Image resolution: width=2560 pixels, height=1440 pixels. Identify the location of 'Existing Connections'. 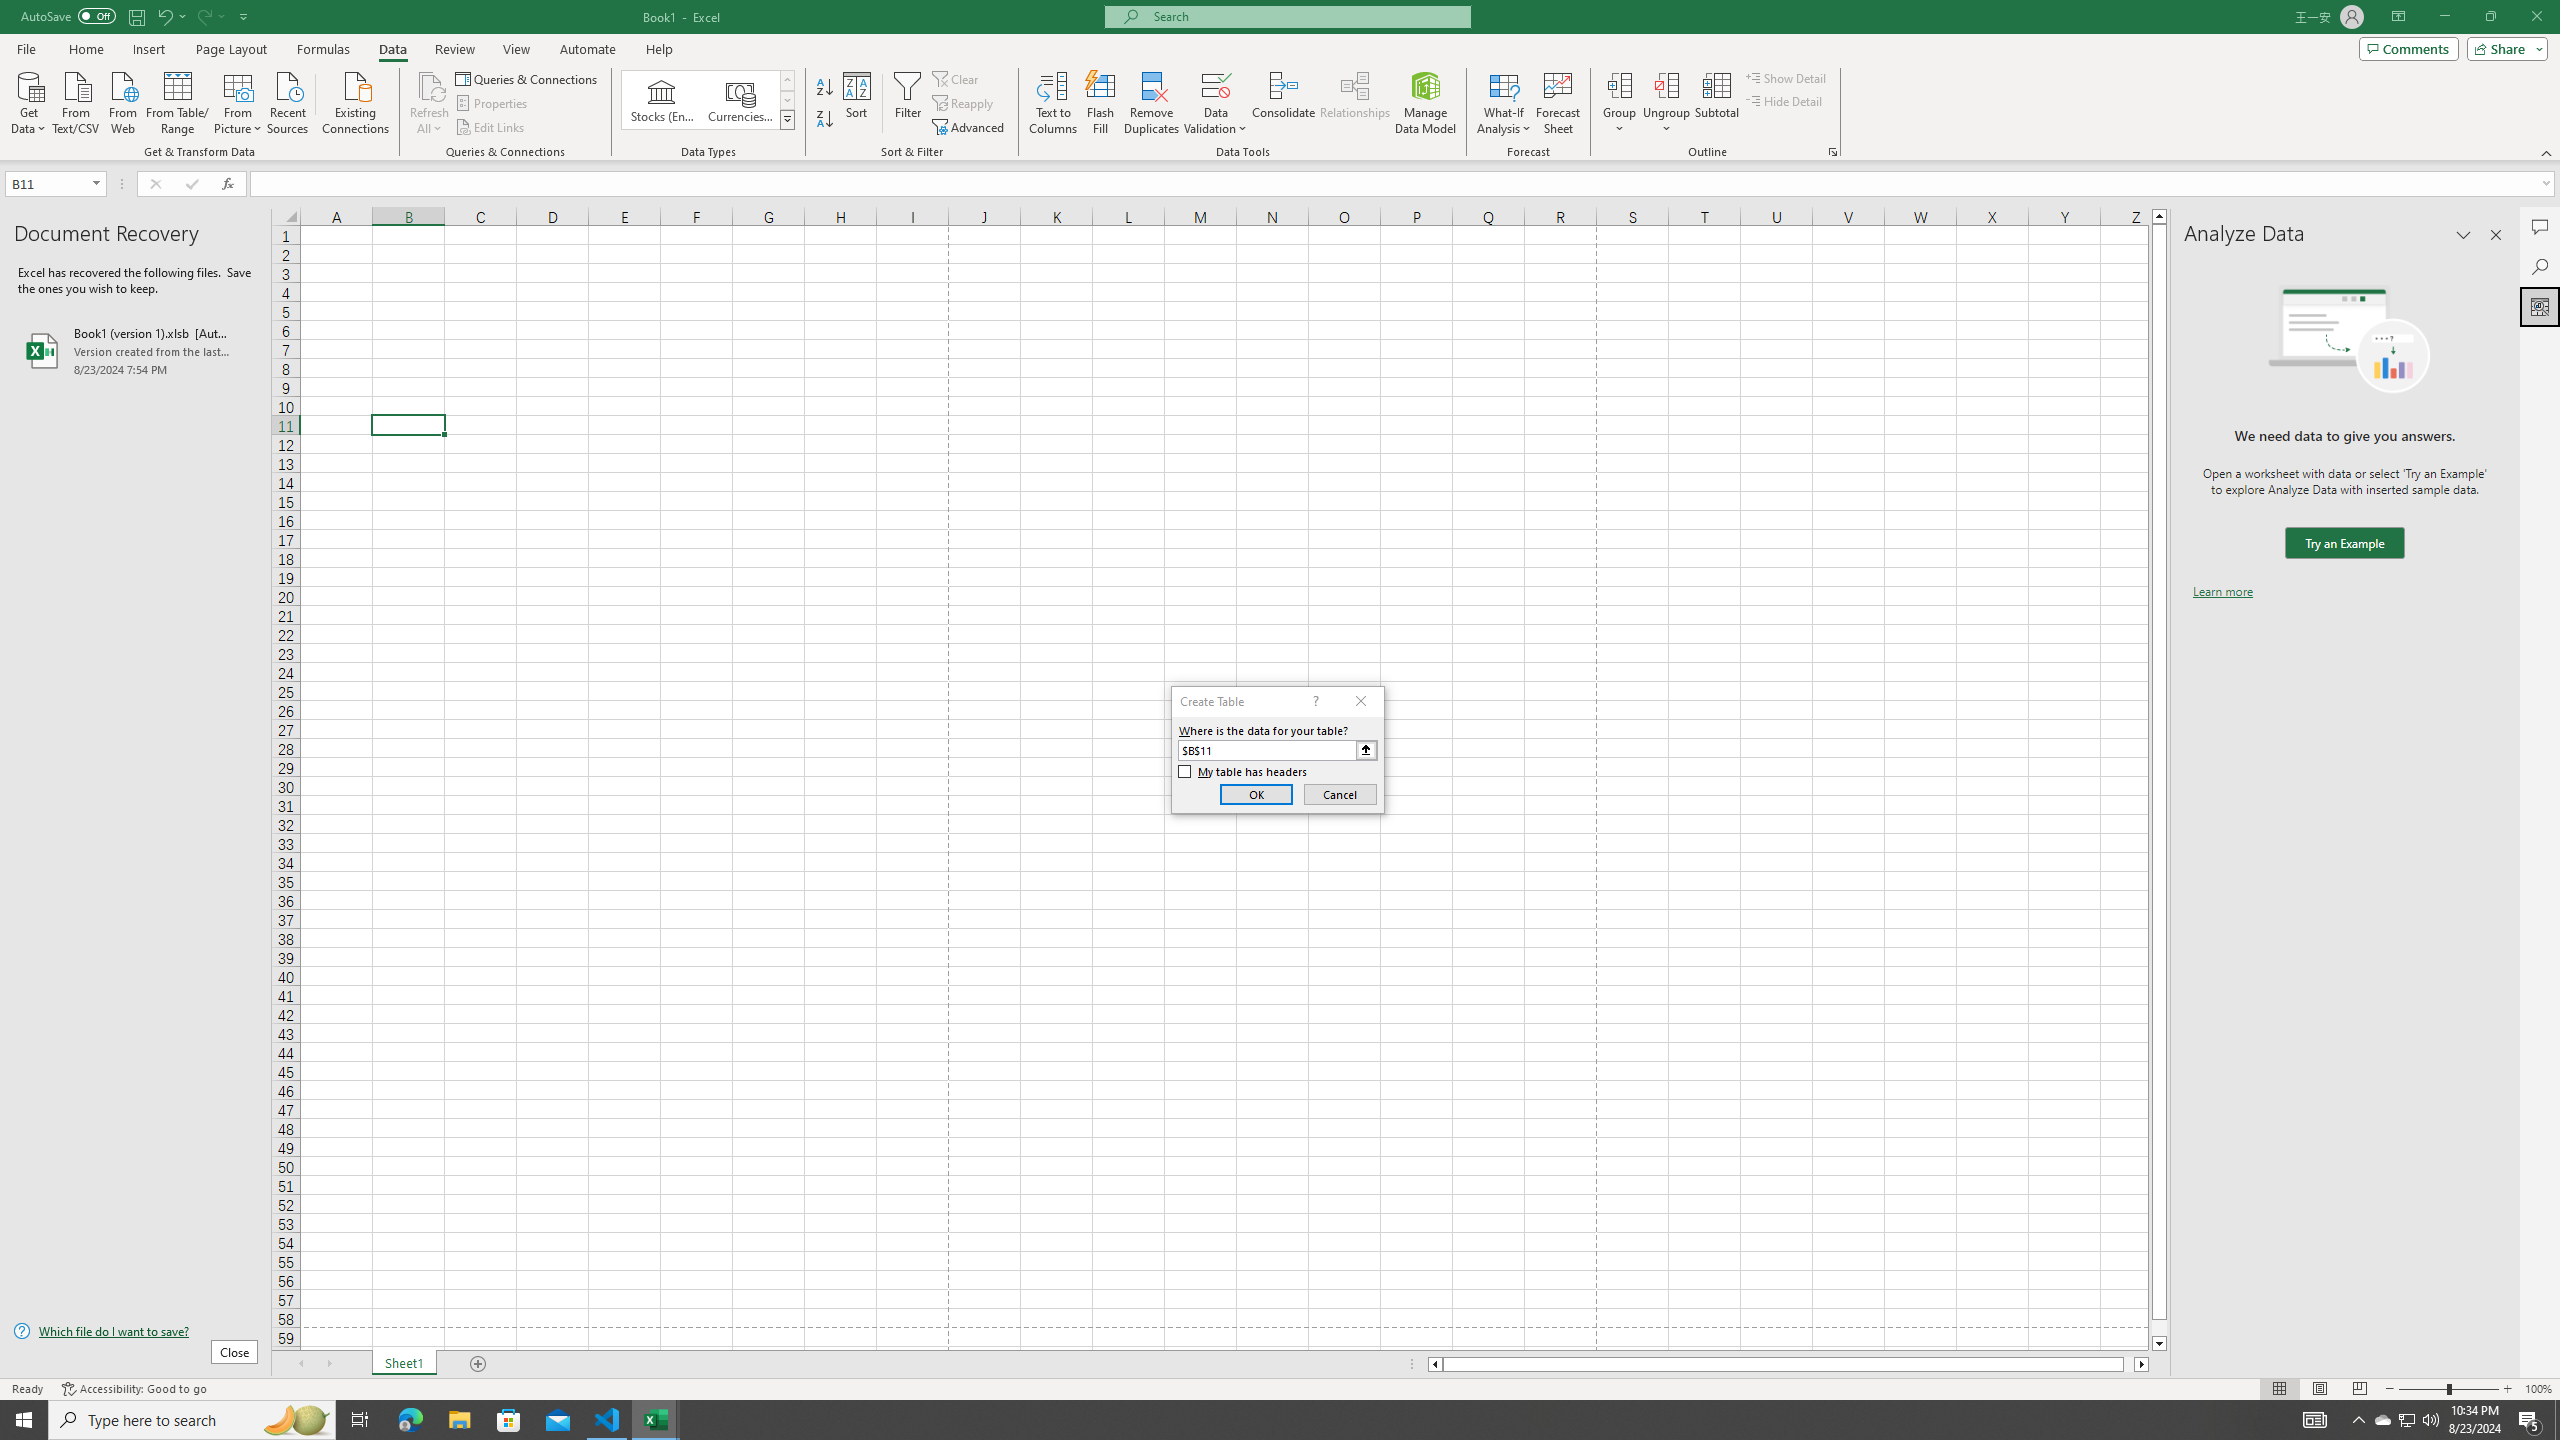
(354, 100).